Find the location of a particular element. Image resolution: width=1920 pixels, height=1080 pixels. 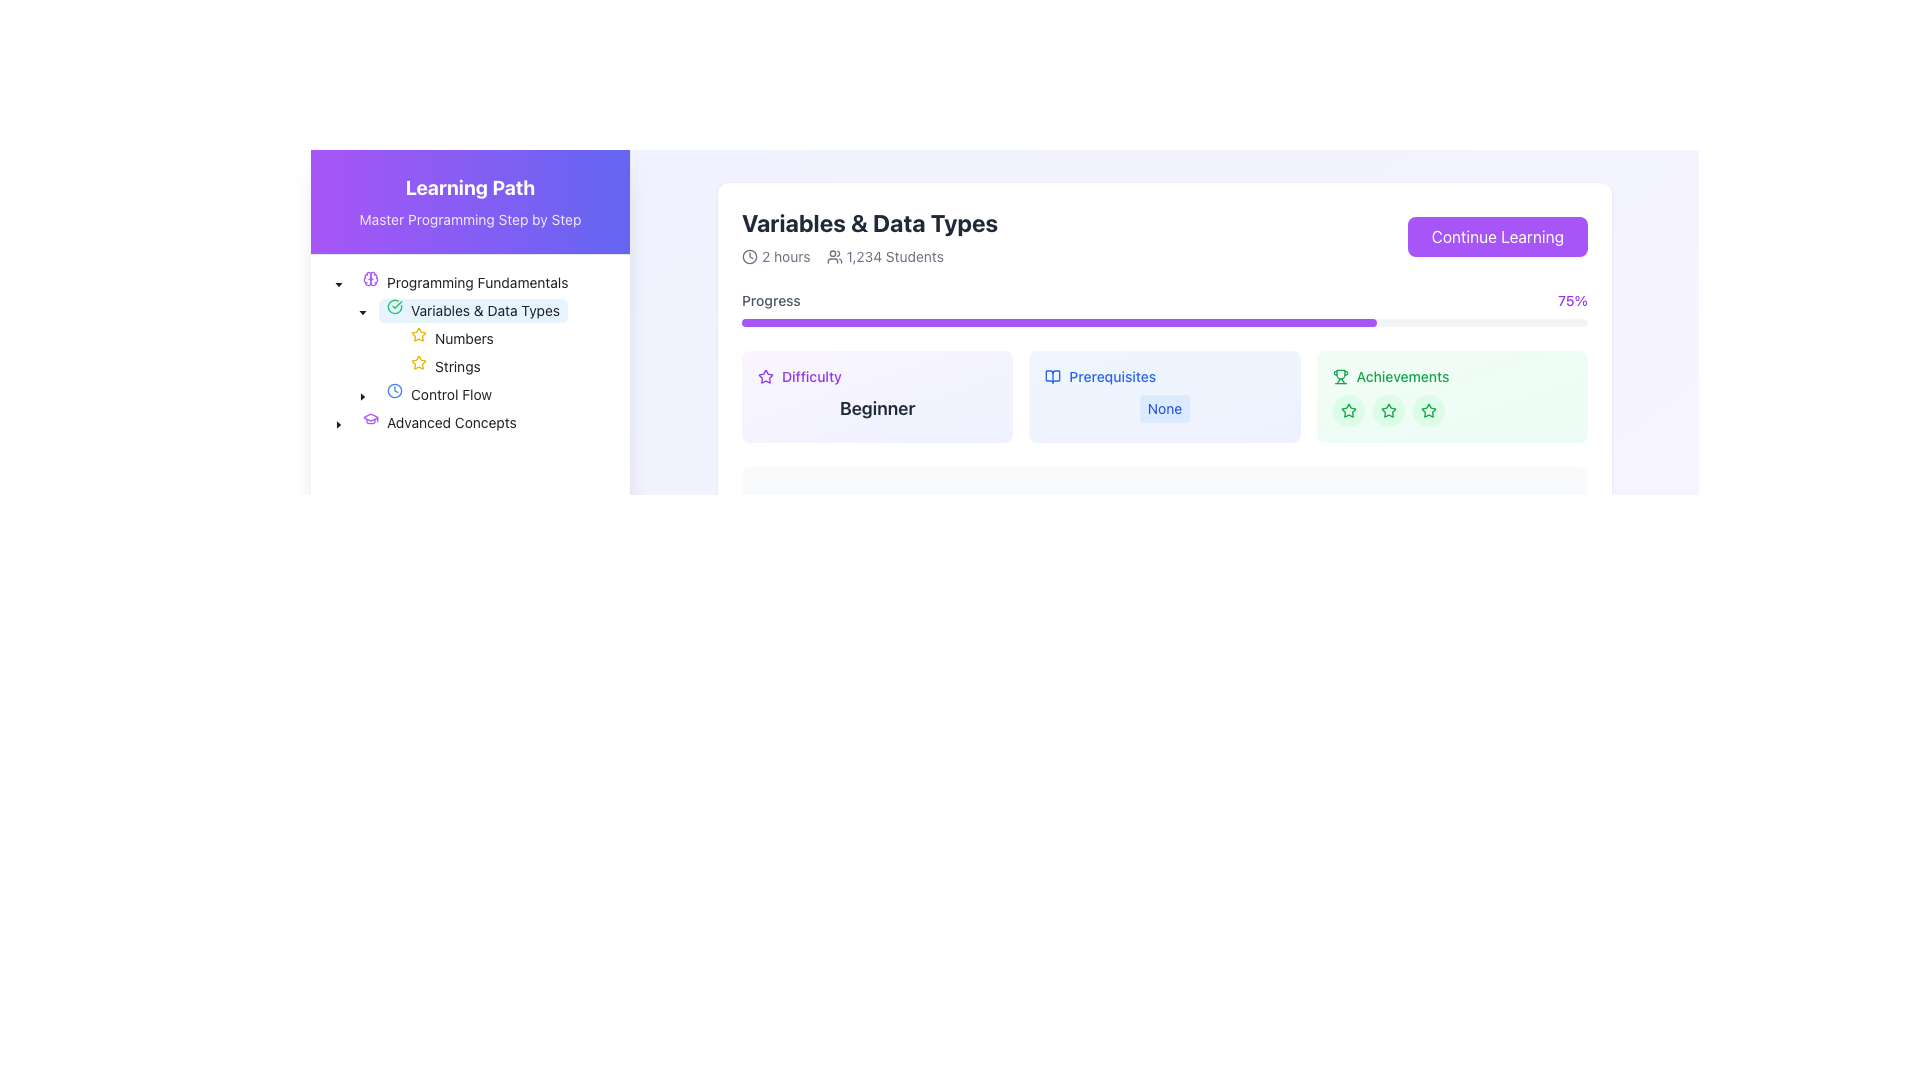

the informational display label that indicates the prerequisites required for the course, located in the central area of the three-column grid below the progress bar is located at coordinates (1165, 397).